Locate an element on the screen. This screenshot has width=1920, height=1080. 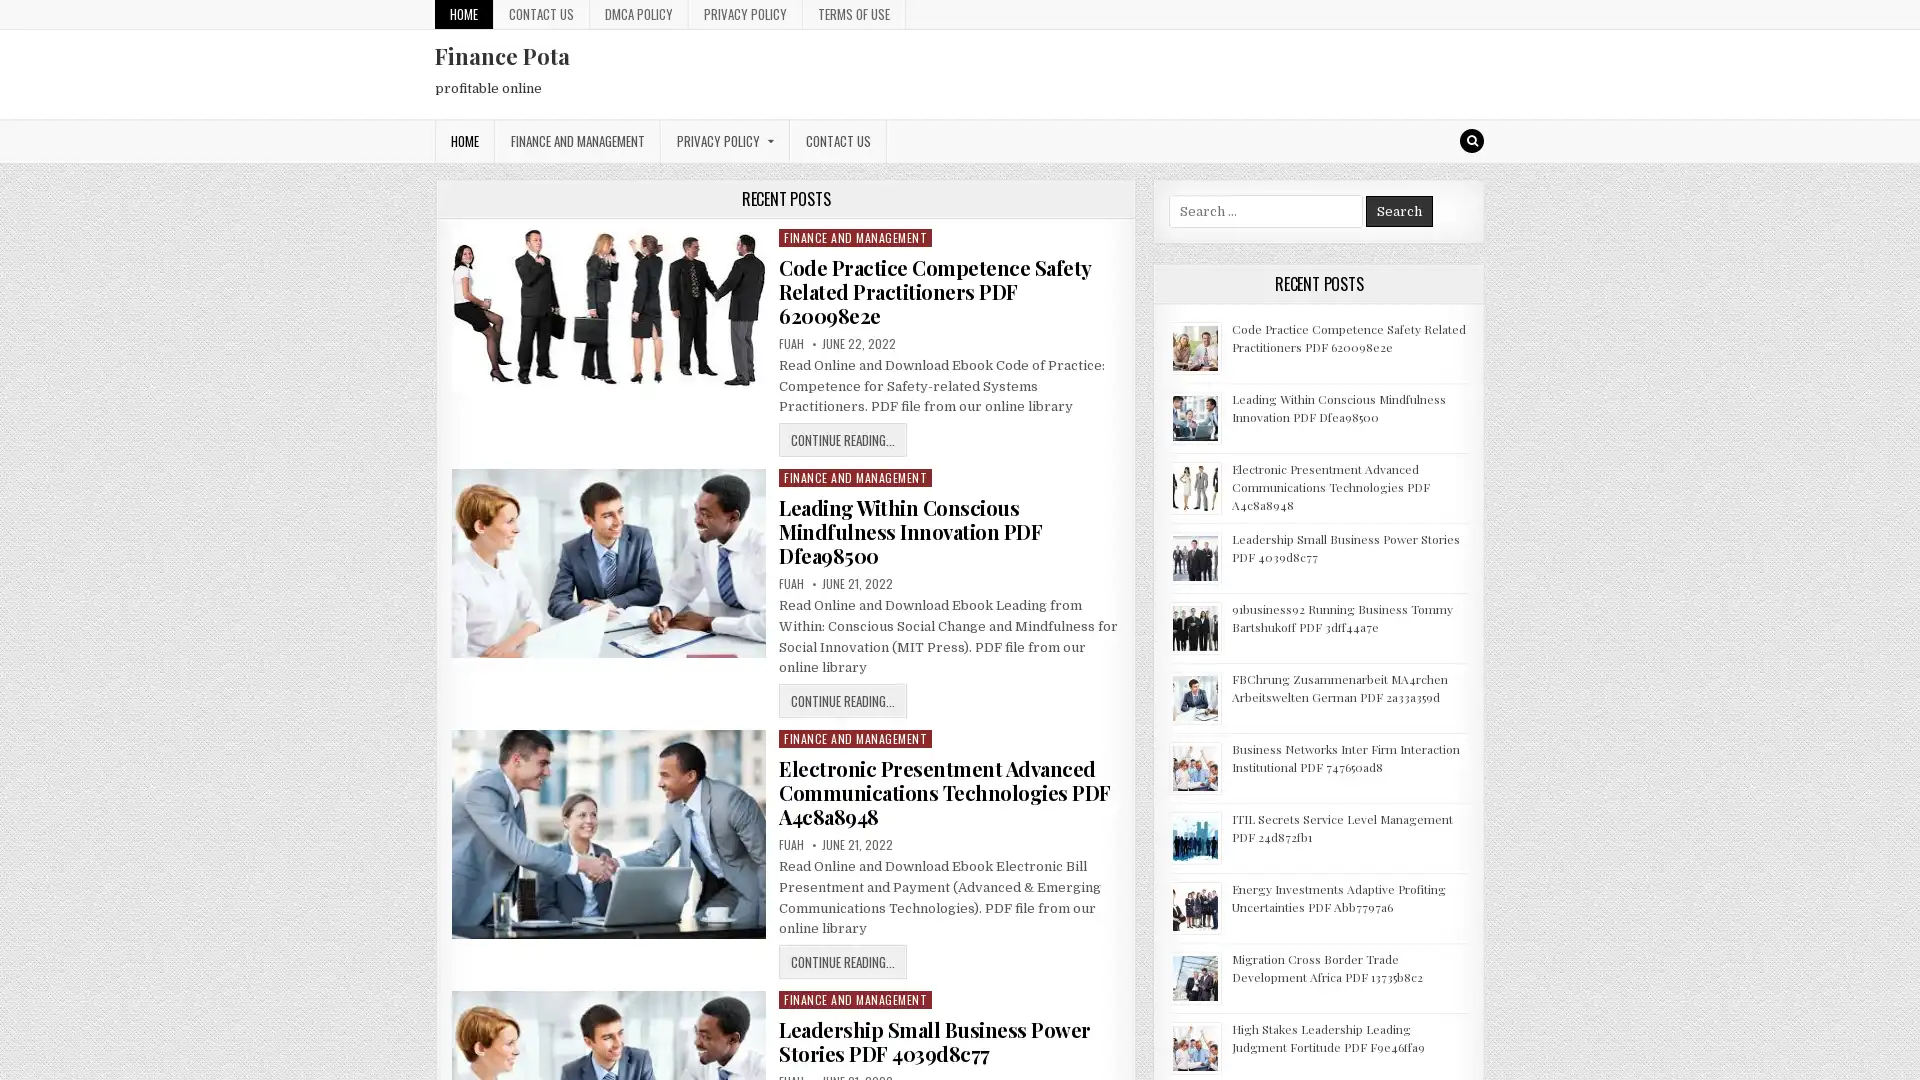
Search is located at coordinates (1398, 211).